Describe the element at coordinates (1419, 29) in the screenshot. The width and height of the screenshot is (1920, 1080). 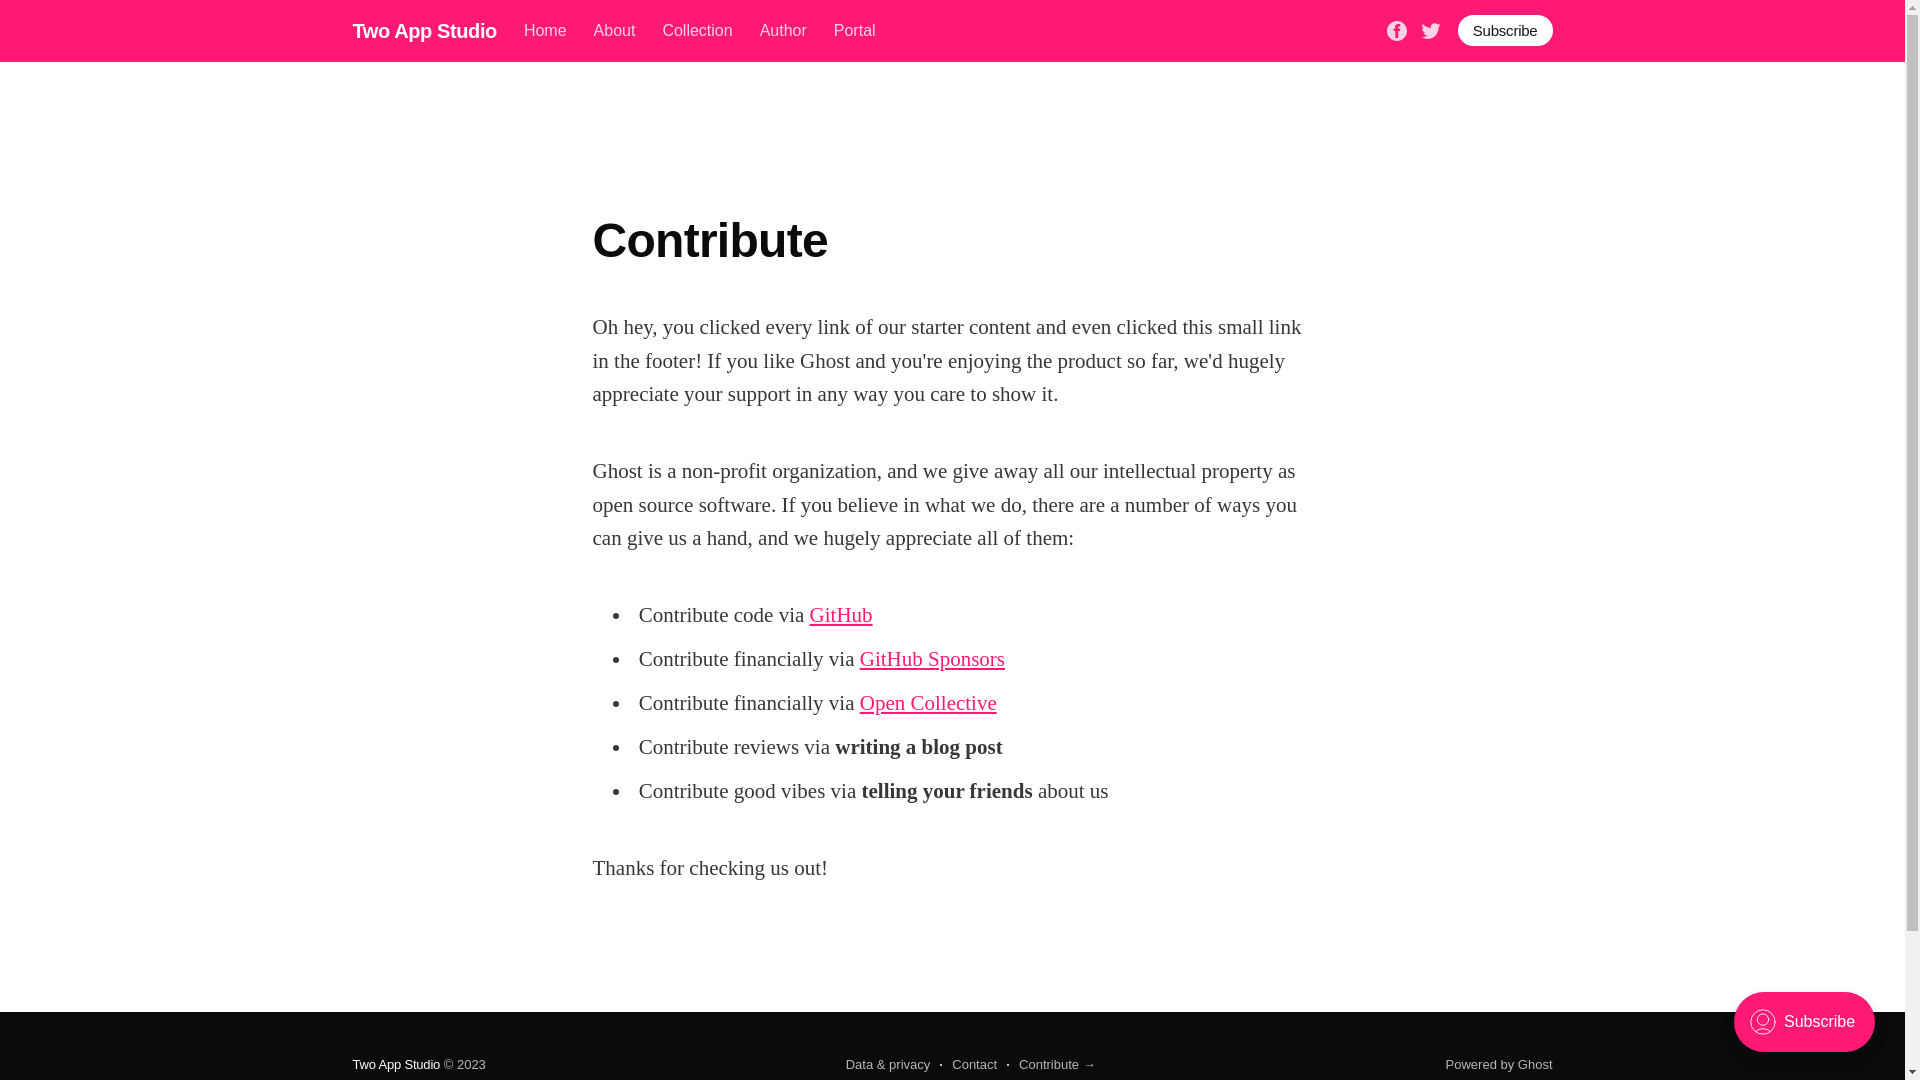
I see `'Twitter'` at that location.